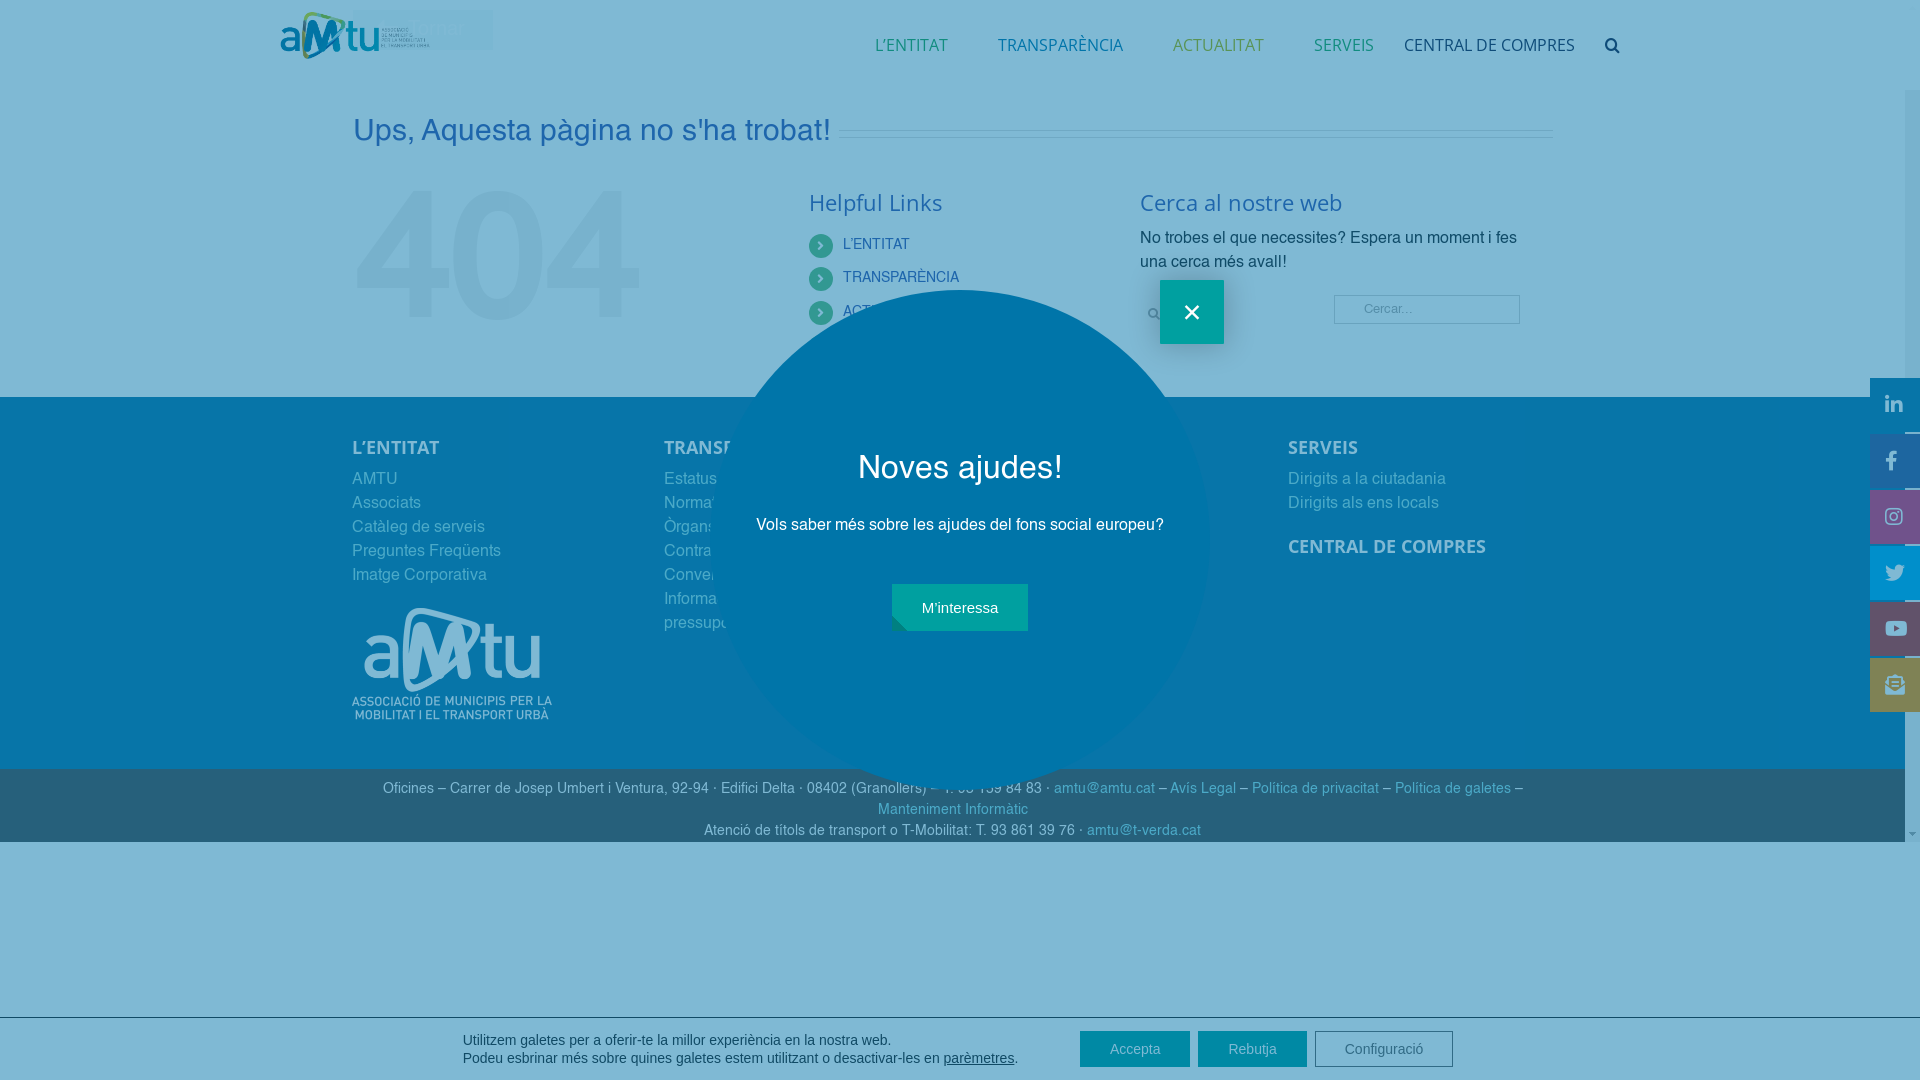  What do you see at coordinates (1251, 1048) in the screenshot?
I see `'Rebutja'` at bounding box center [1251, 1048].